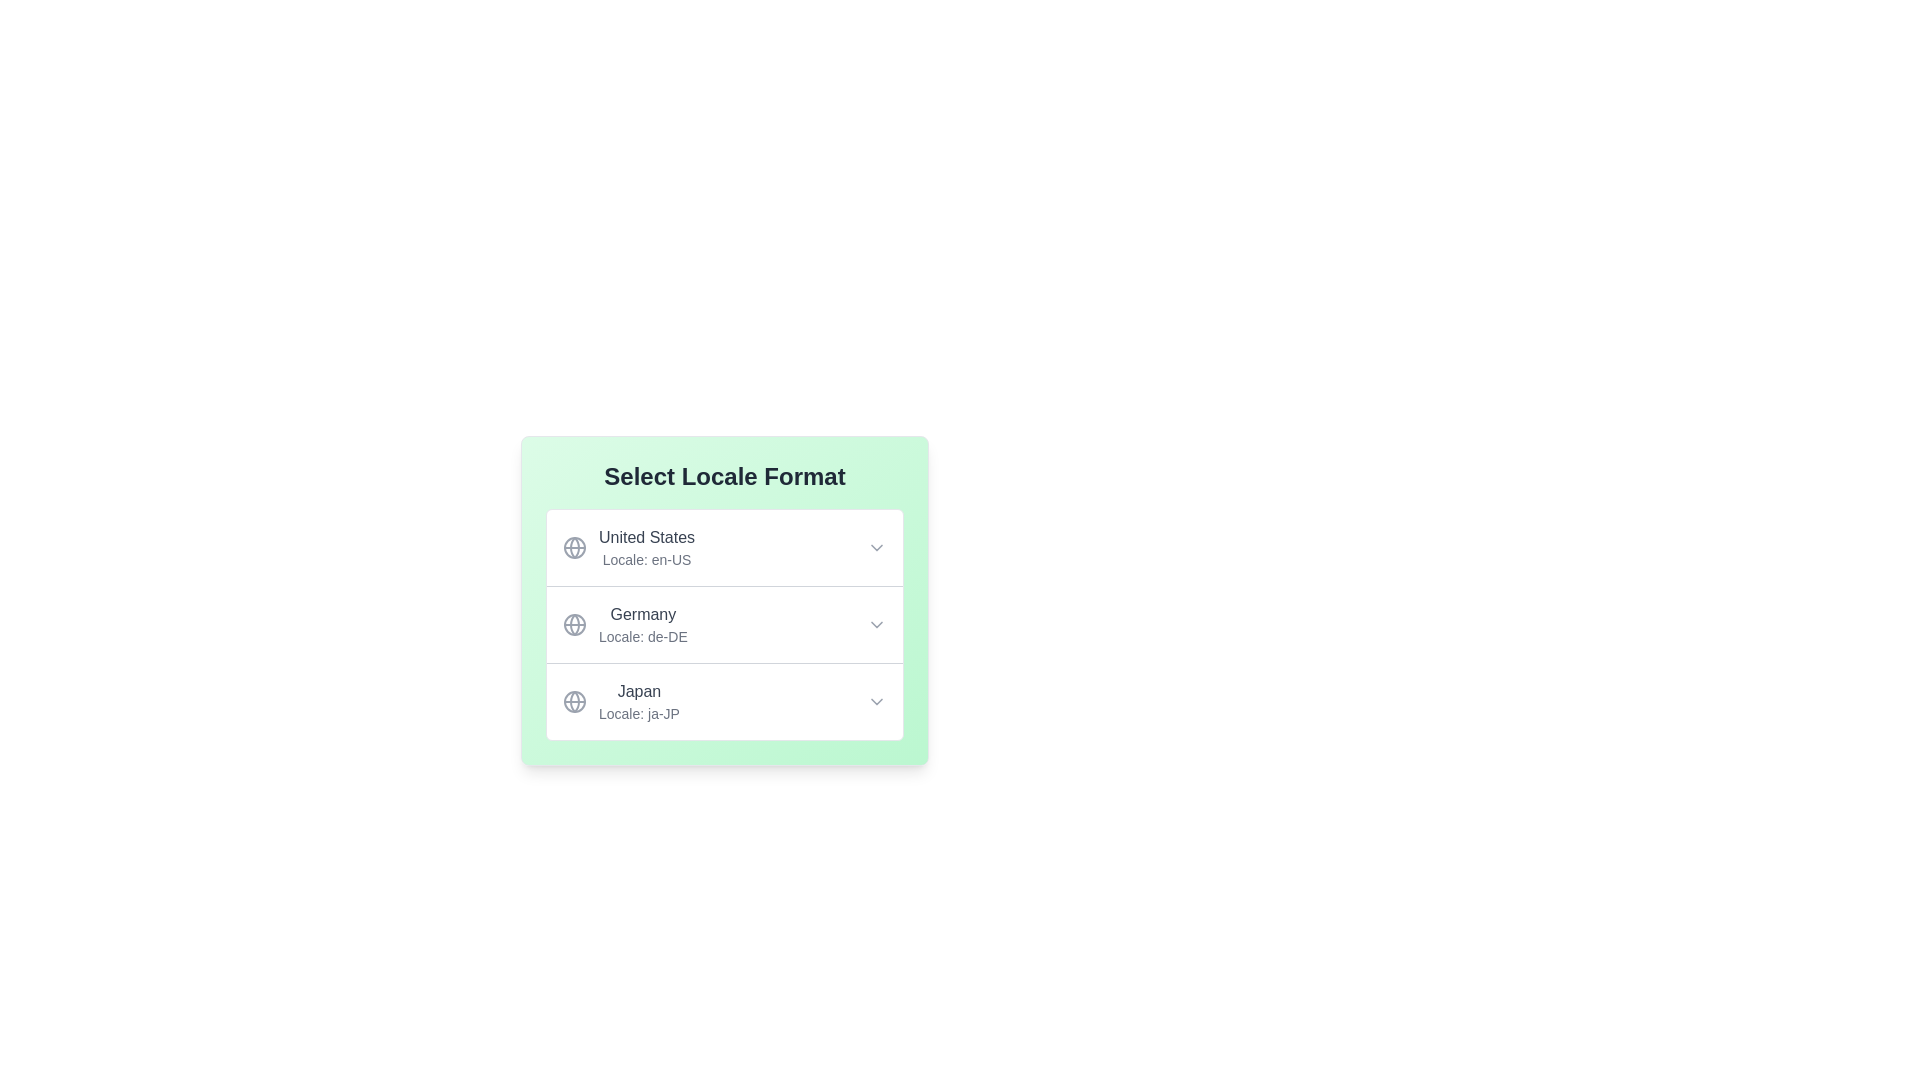 Image resolution: width=1920 pixels, height=1080 pixels. I want to click on the second option in the locale selection list, so click(723, 663).